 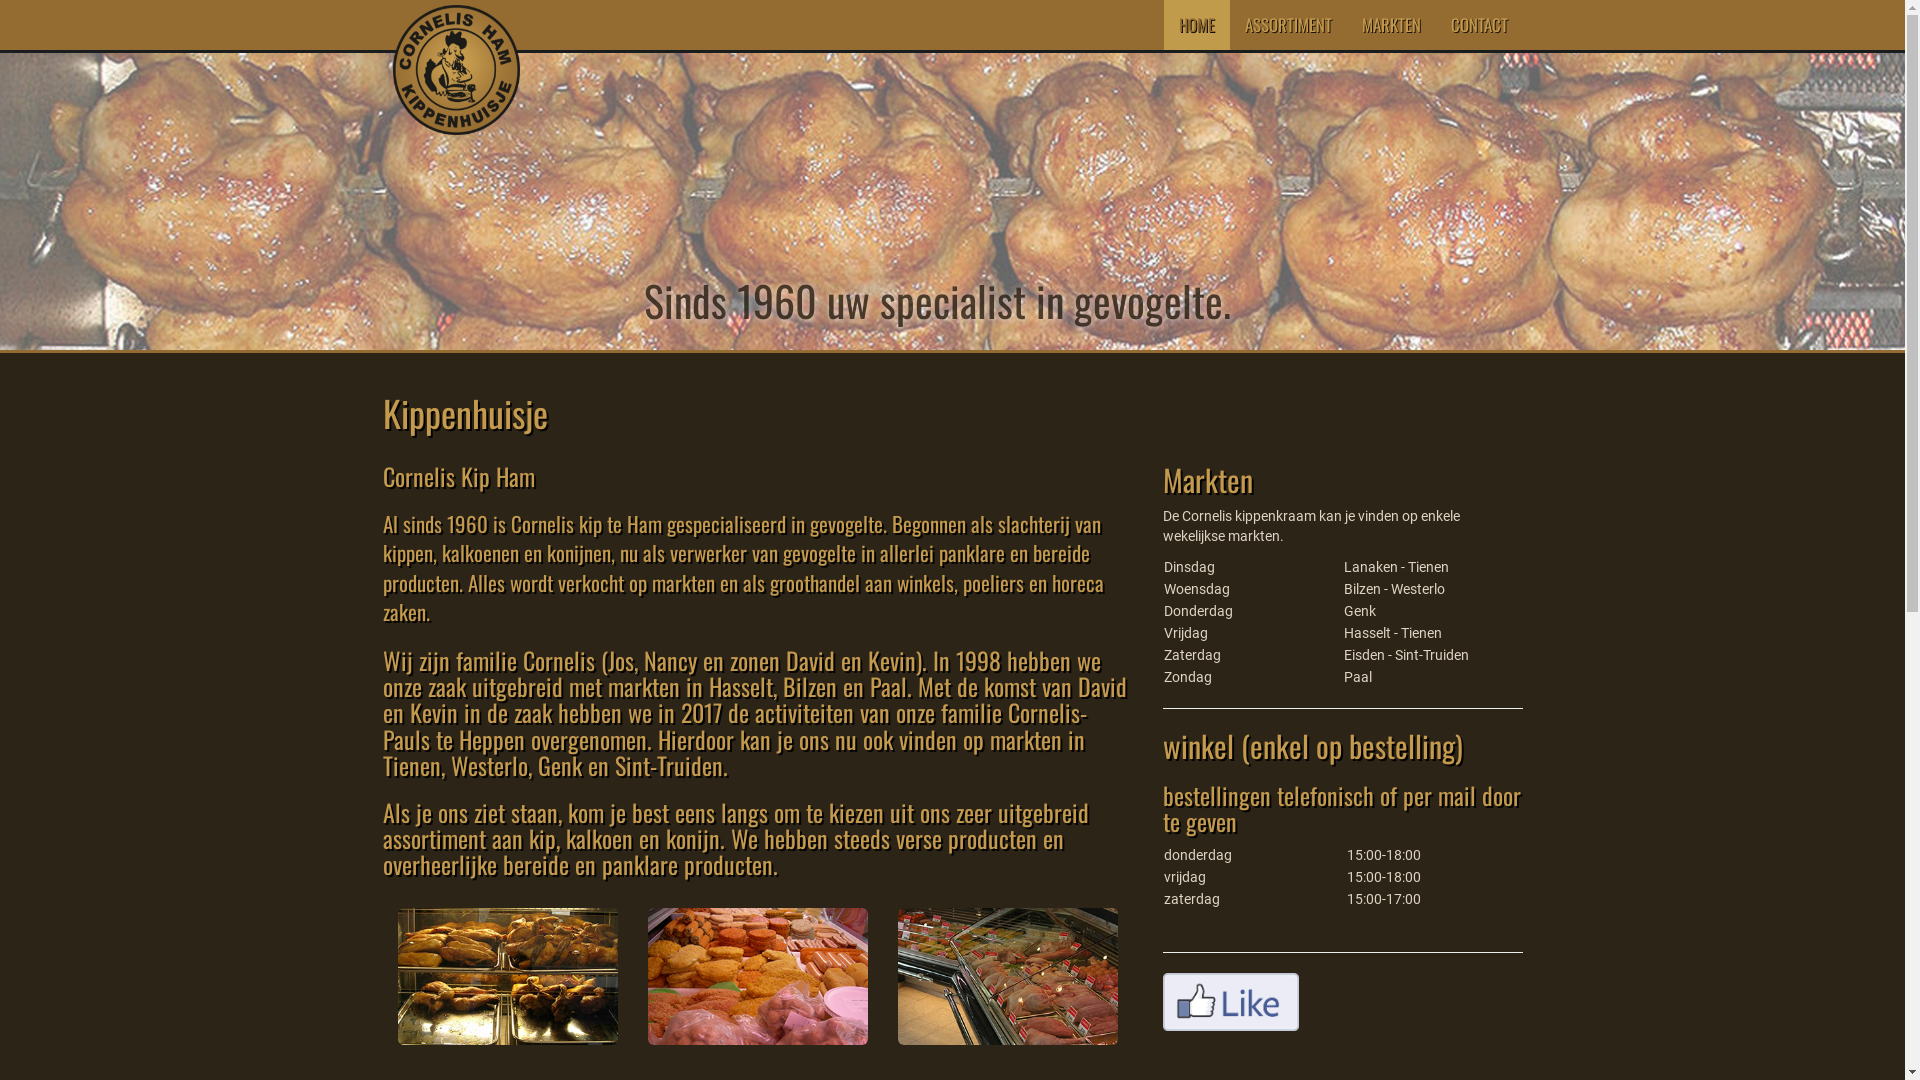 What do you see at coordinates (1228, 24) in the screenshot?
I see `'ASSORTIMENT'` at bounding box center [1228, 24].